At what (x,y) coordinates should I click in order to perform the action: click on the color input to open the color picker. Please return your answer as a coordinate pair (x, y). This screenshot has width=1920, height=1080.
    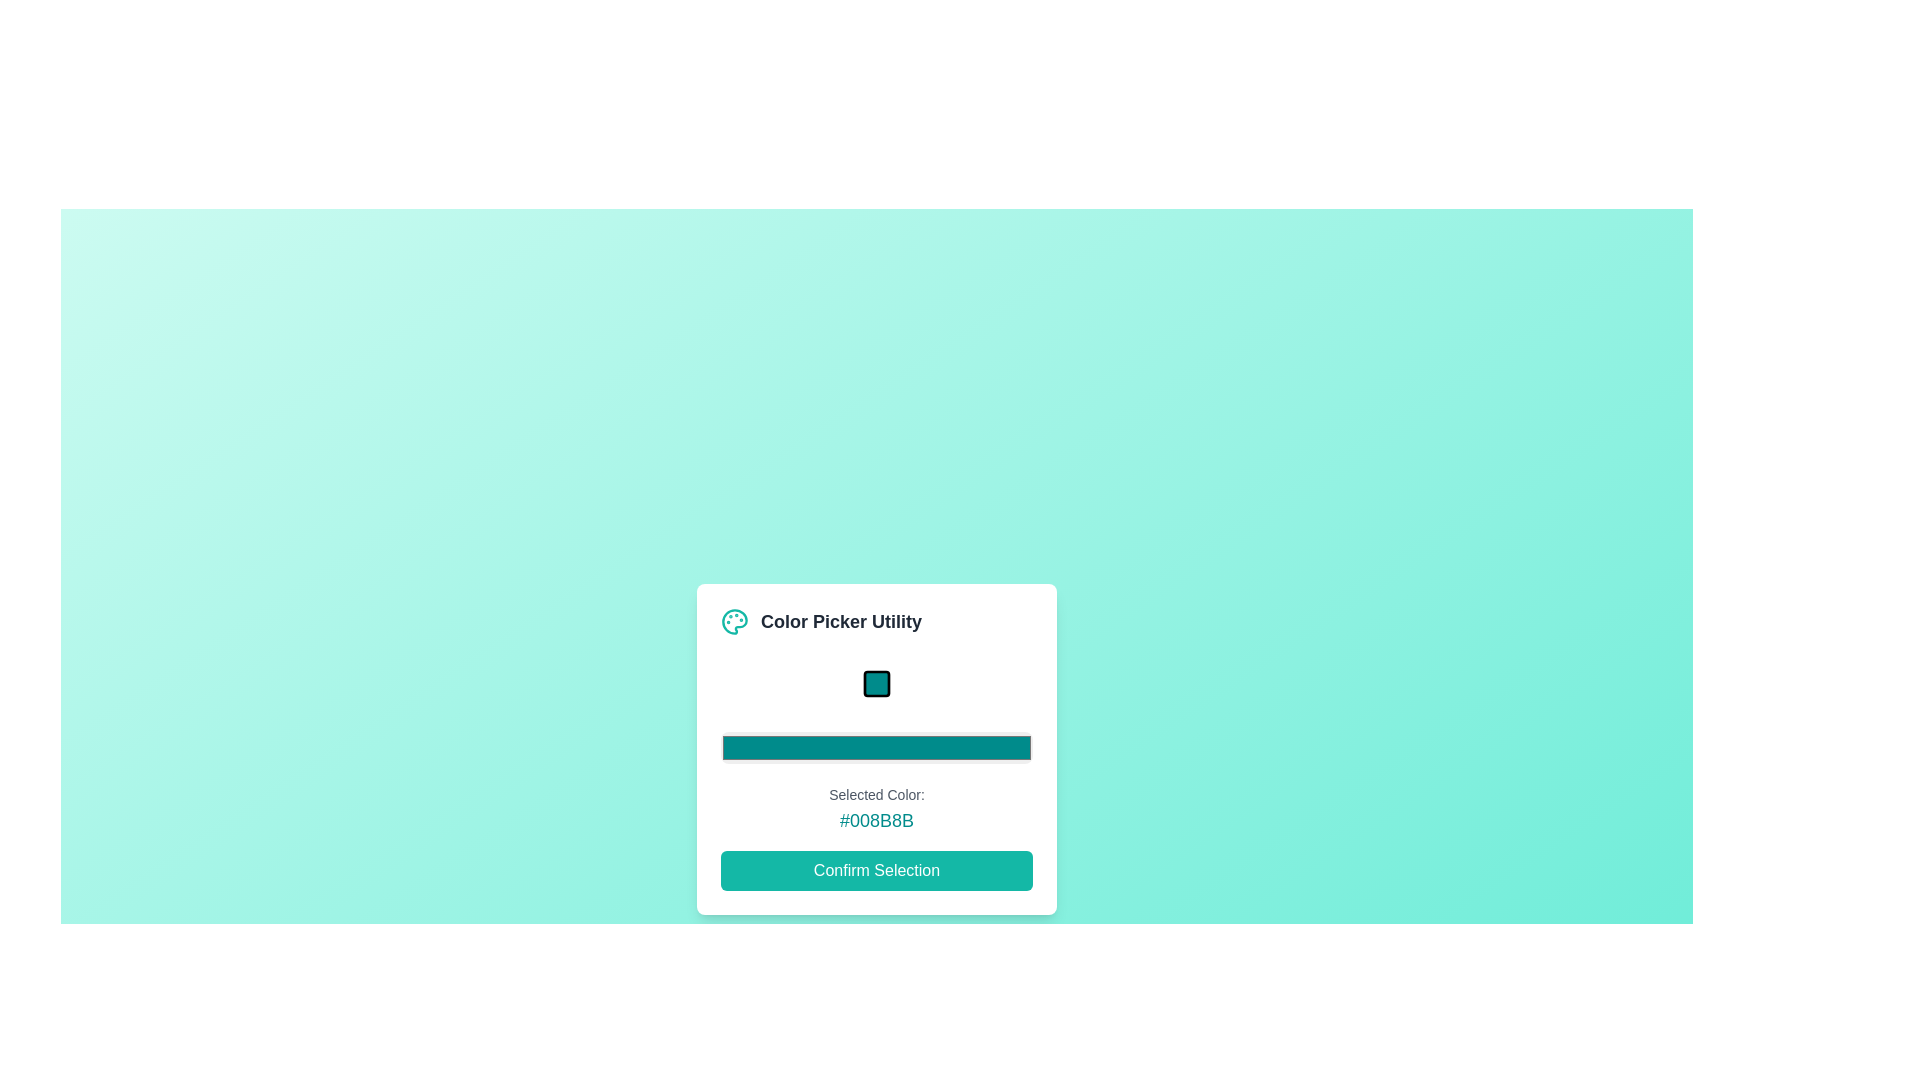
    Looking at the image, I should click on (877, 747).